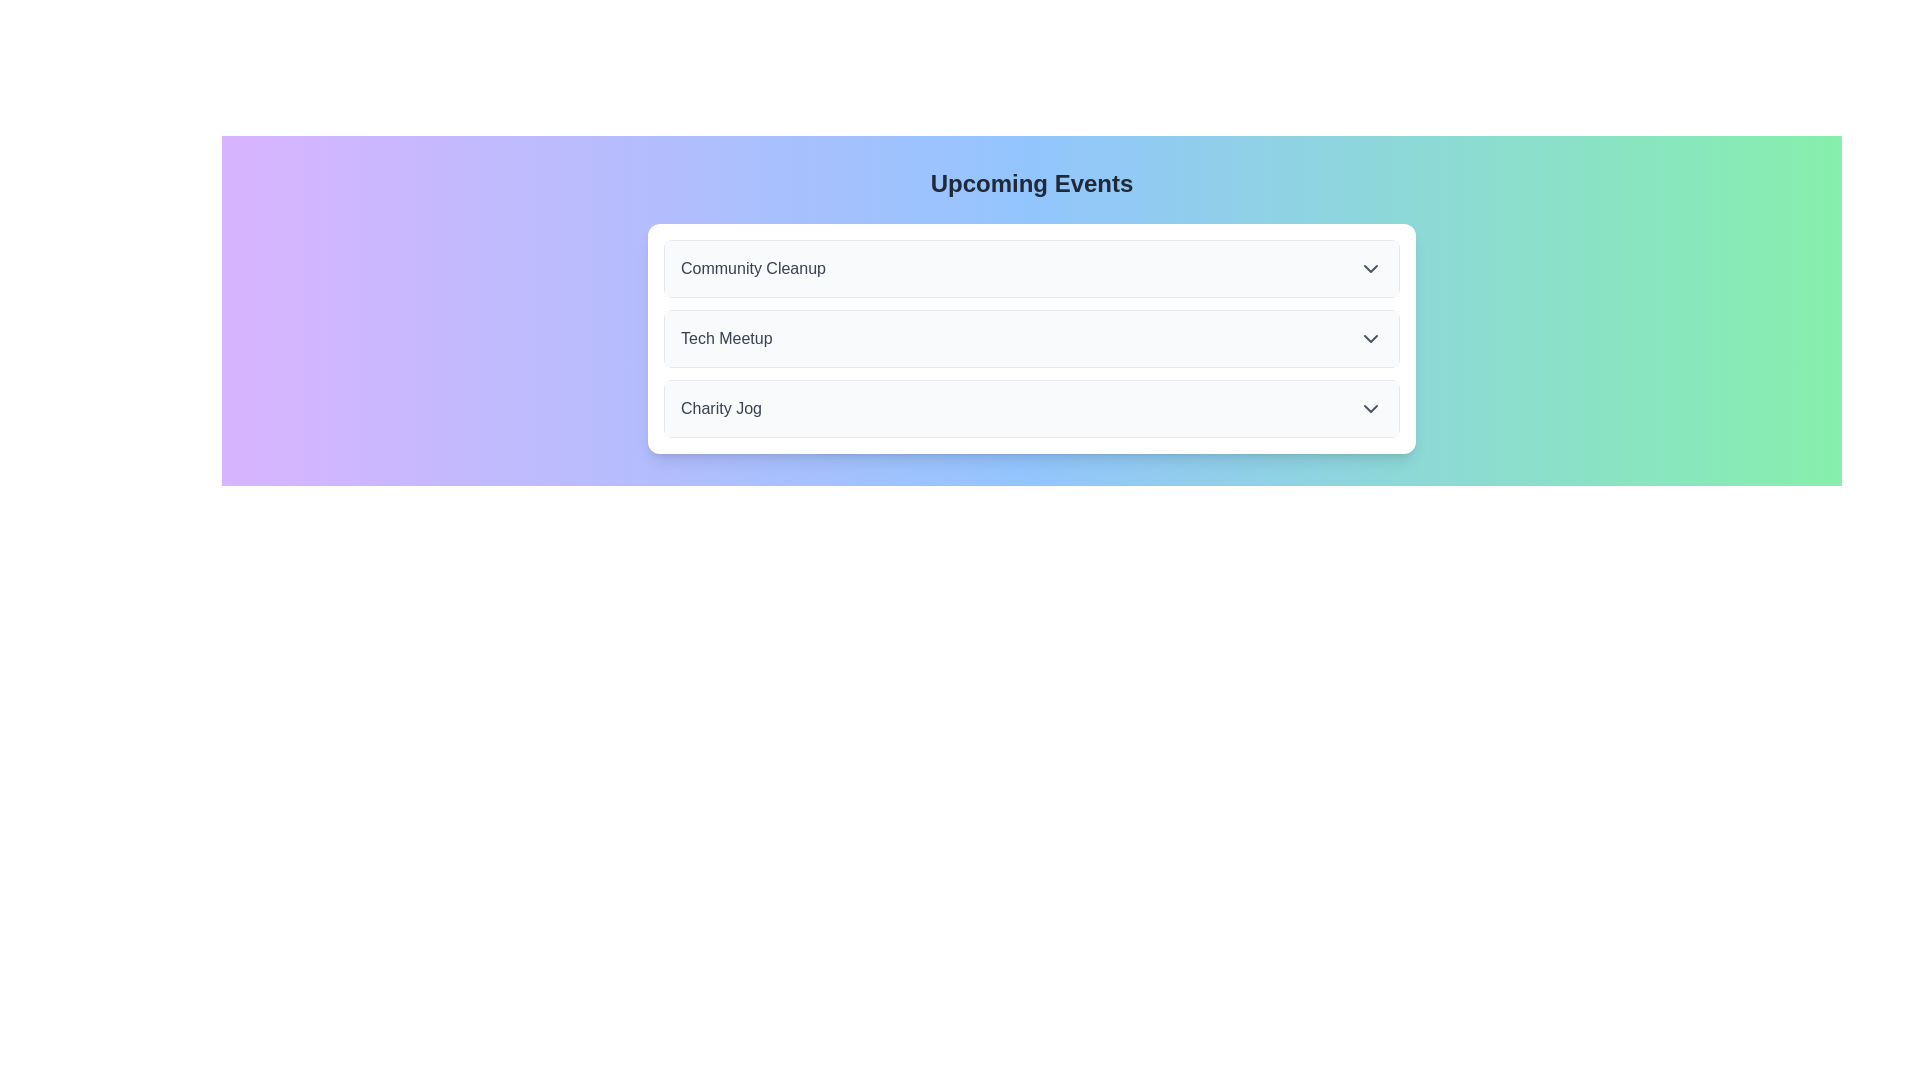  I want to click on the chevron icon located at the far-right of the 'Community Cleanup' header row, so click(1370, 268).